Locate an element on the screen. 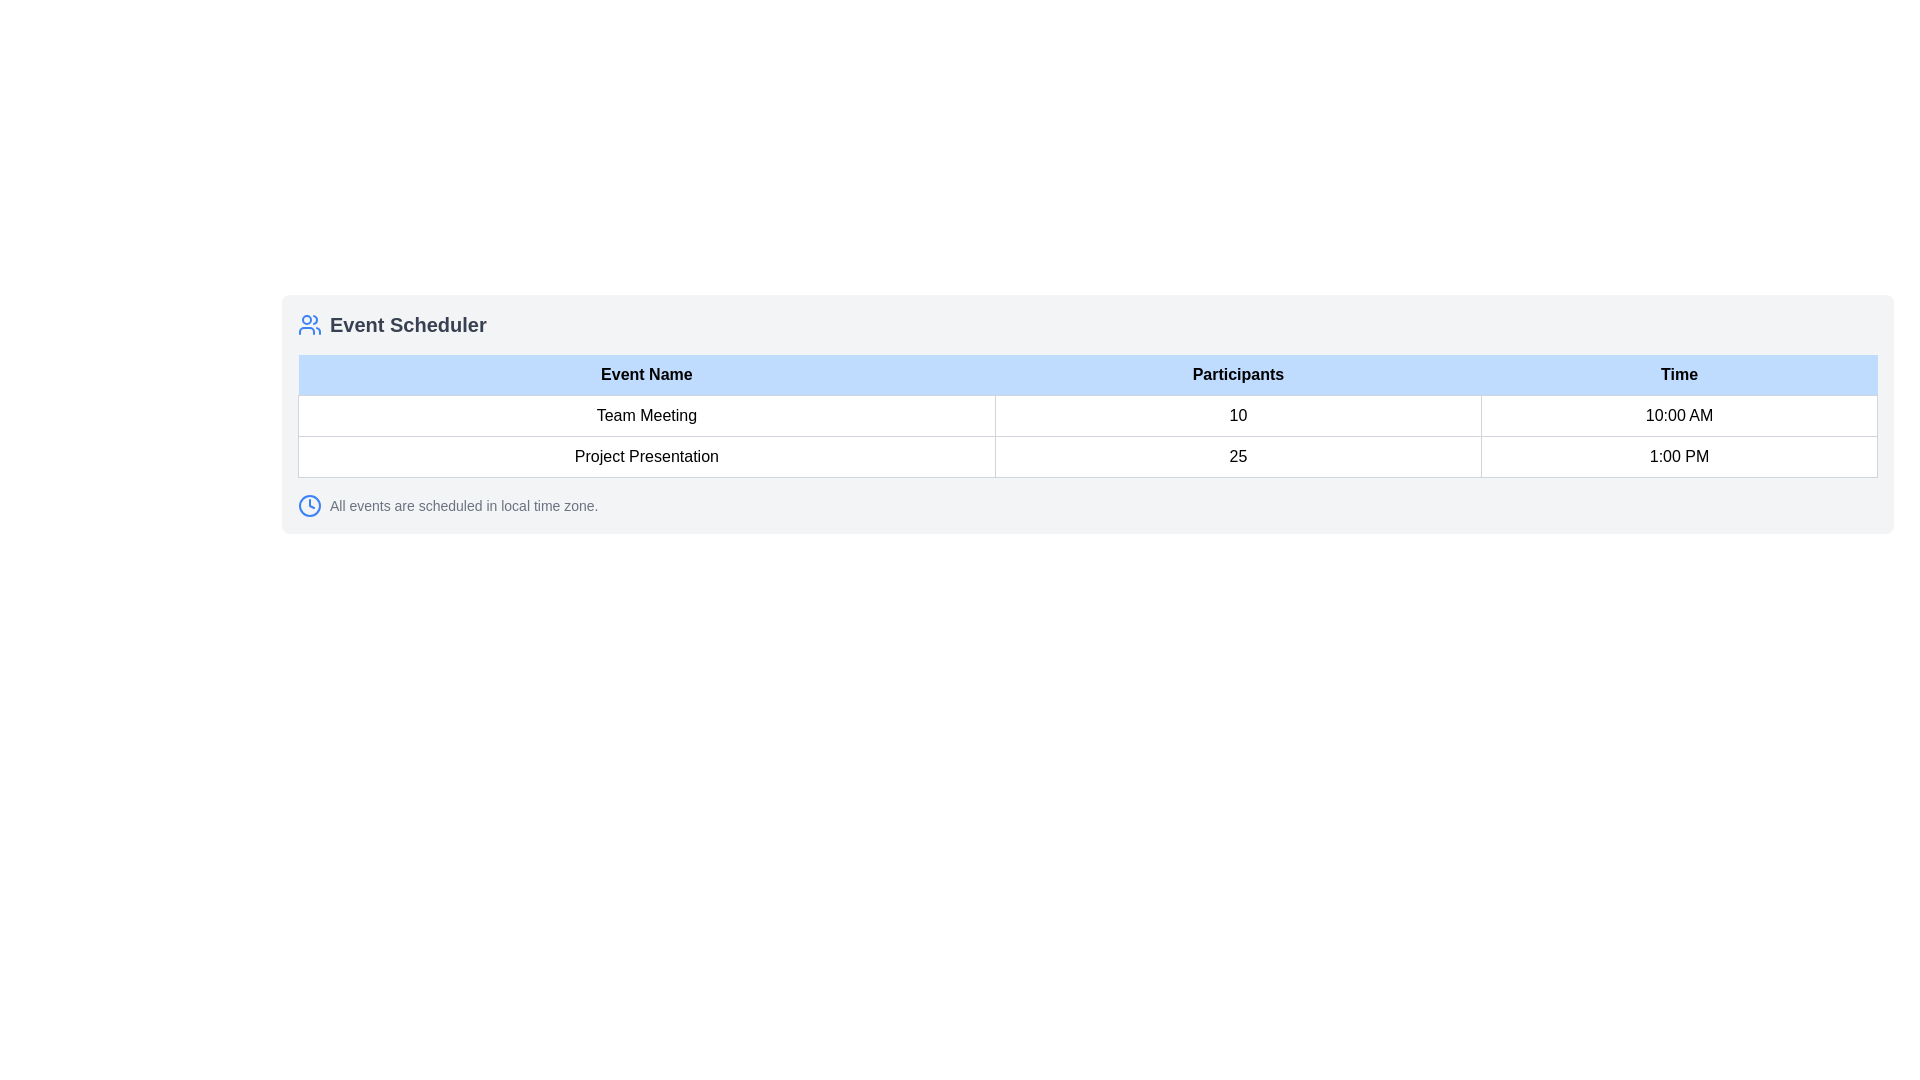 This screenshot has width=1920, height=1080. details of the 'Project Presentation' event in the second row of the schedule table, which includes the event name, time, and number of participants is located at coordinates (1087, 456).